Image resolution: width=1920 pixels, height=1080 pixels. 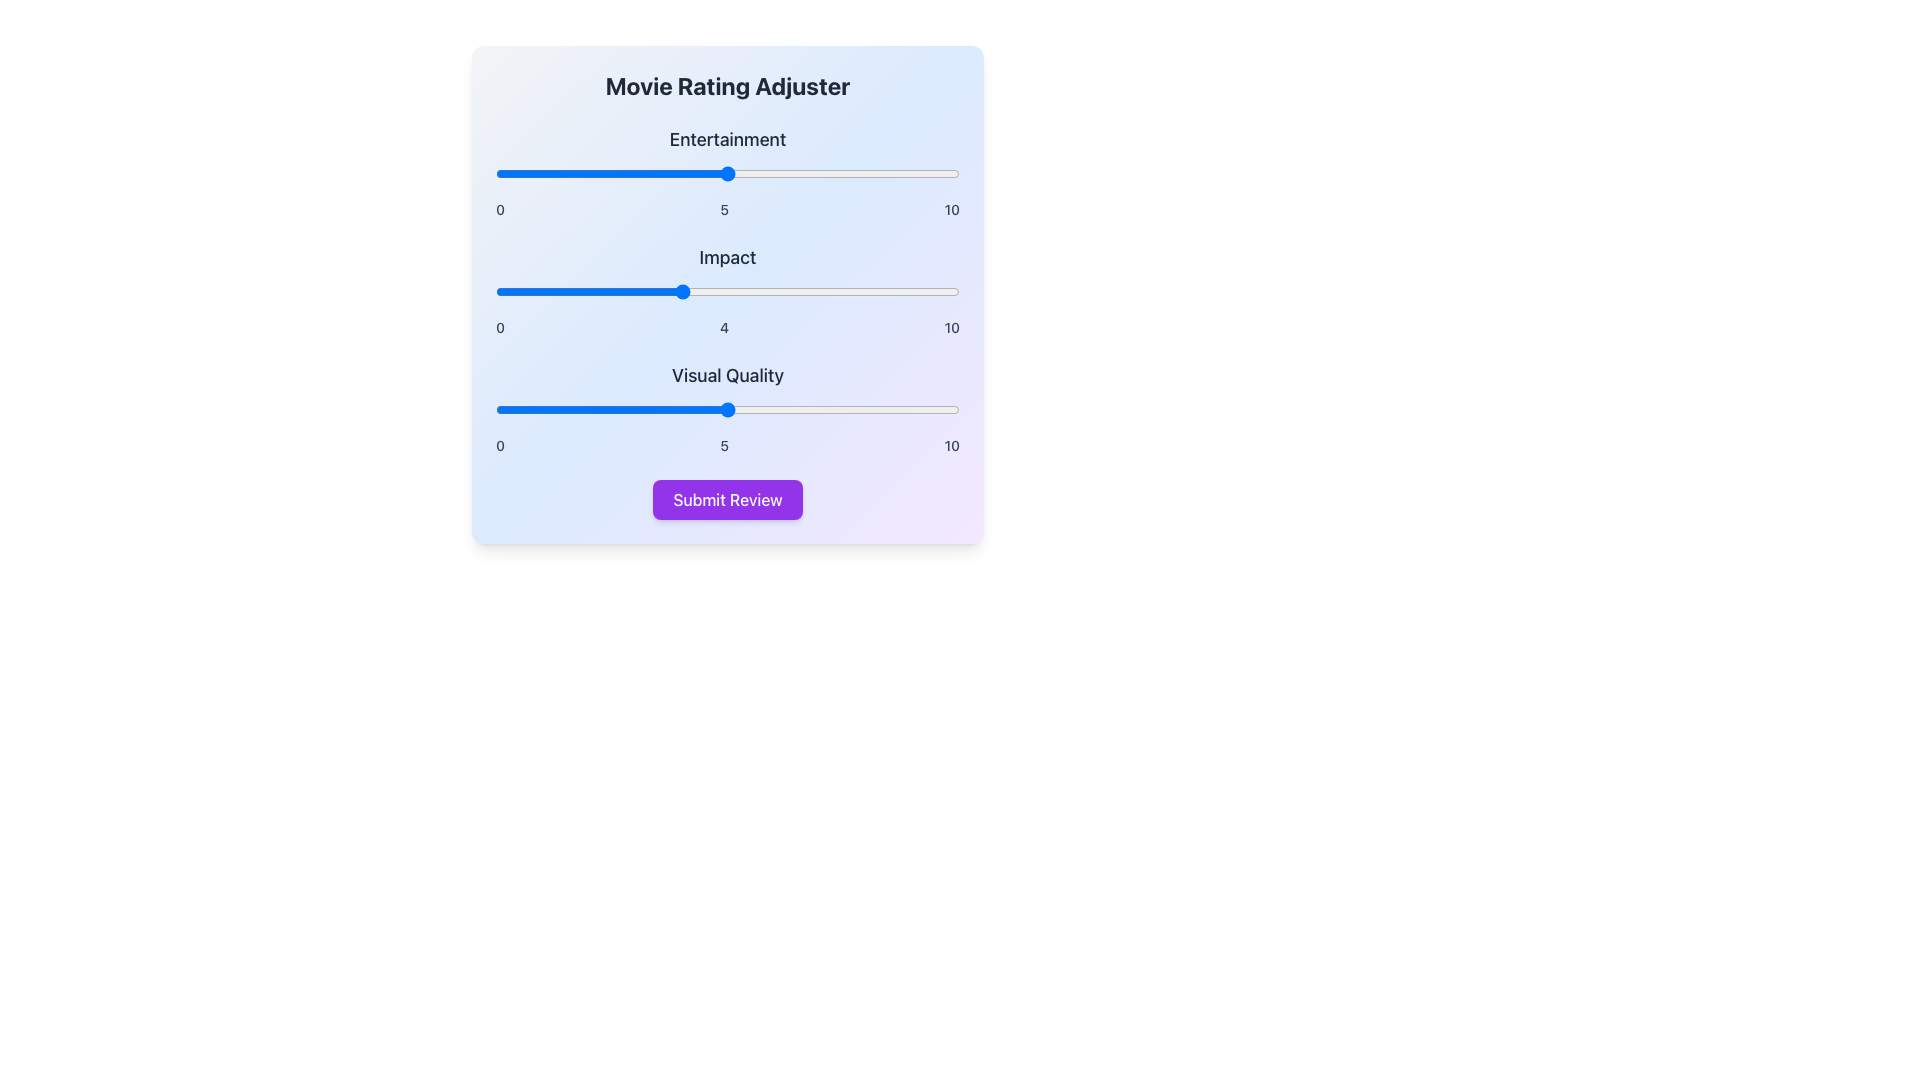 What do you see at coordinates (912, 292) in the screenshot?
I see `the Impact rating slider` at bounding box center [912, 292].